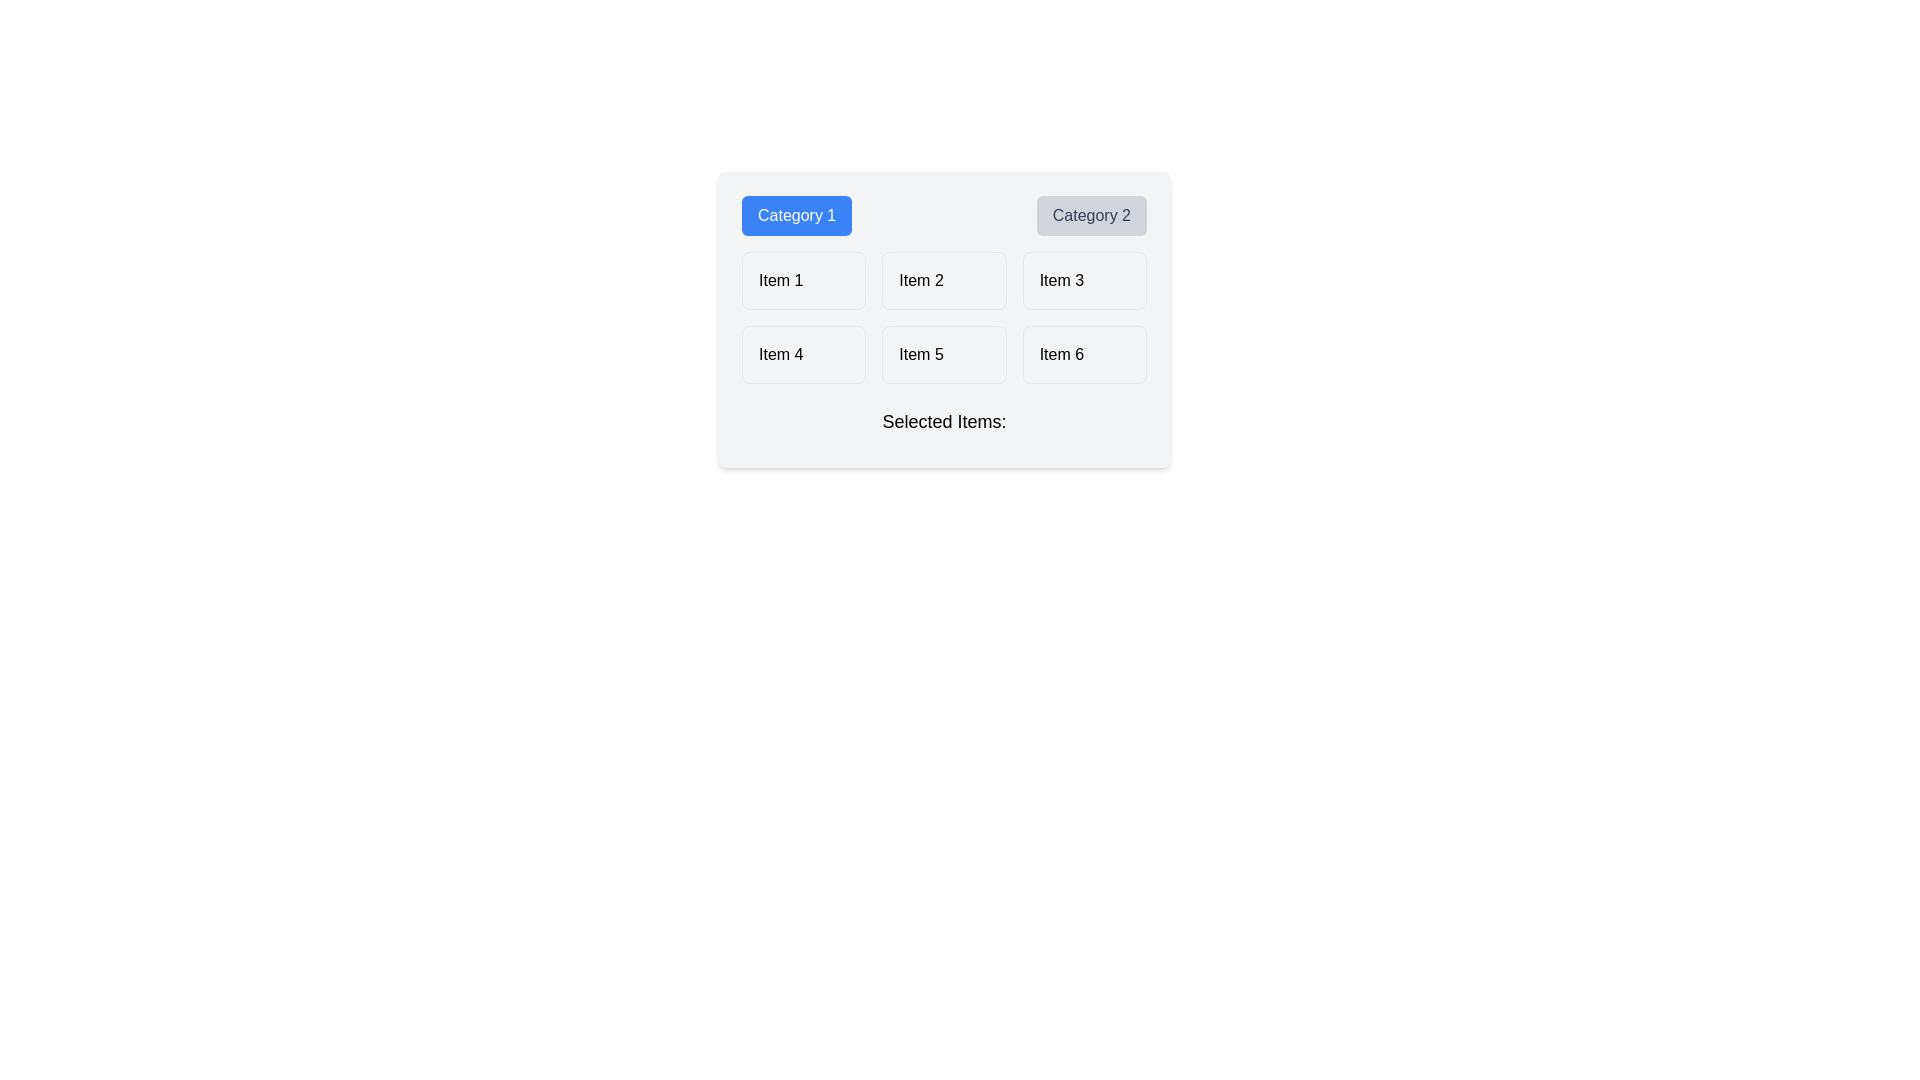 The height and width of the screenshot is (1080, 1920). What do you see at coordinates (1083, 281) in the screenshot?
I see `the interactive grid item labeled 'Item 3'` at bounding box center [1083, 281].